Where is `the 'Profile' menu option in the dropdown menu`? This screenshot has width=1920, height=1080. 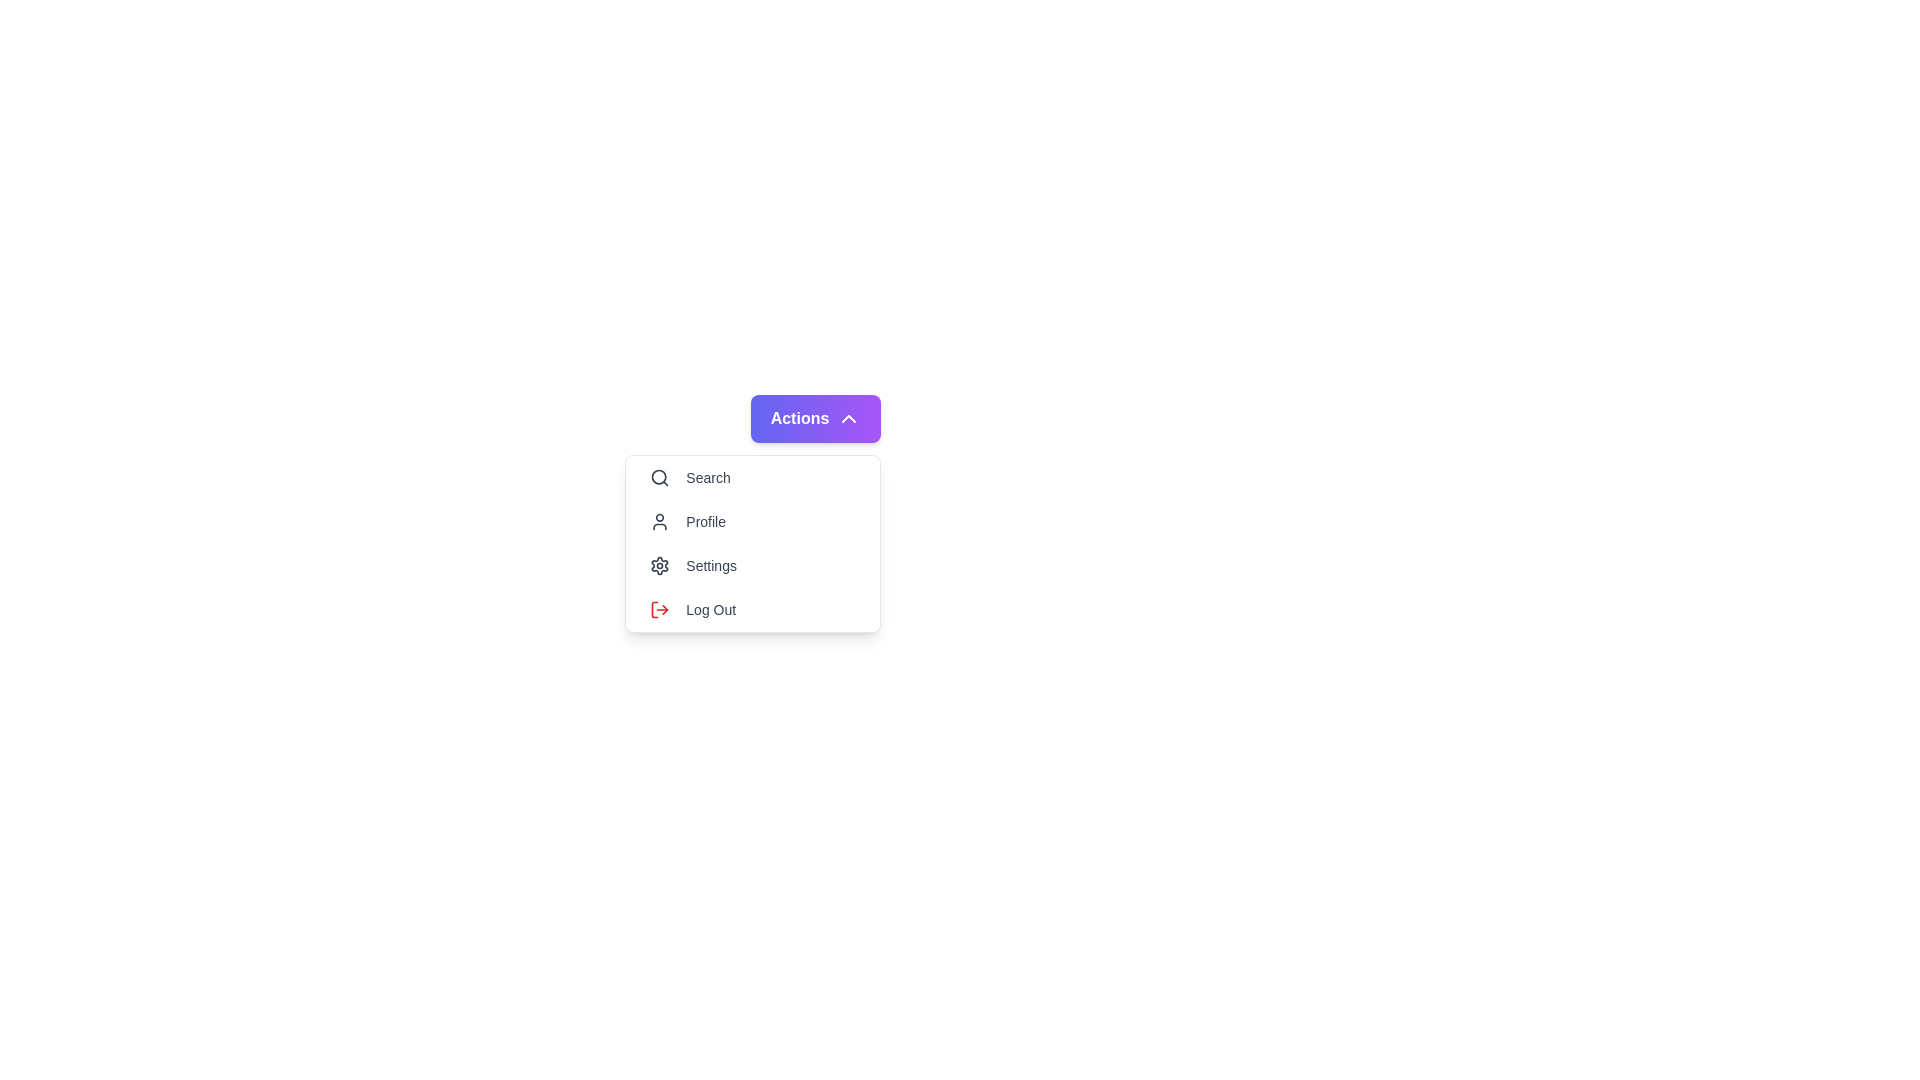
the 'Profile' menu option in the dropdown menu is located at coordinates (706, 520).